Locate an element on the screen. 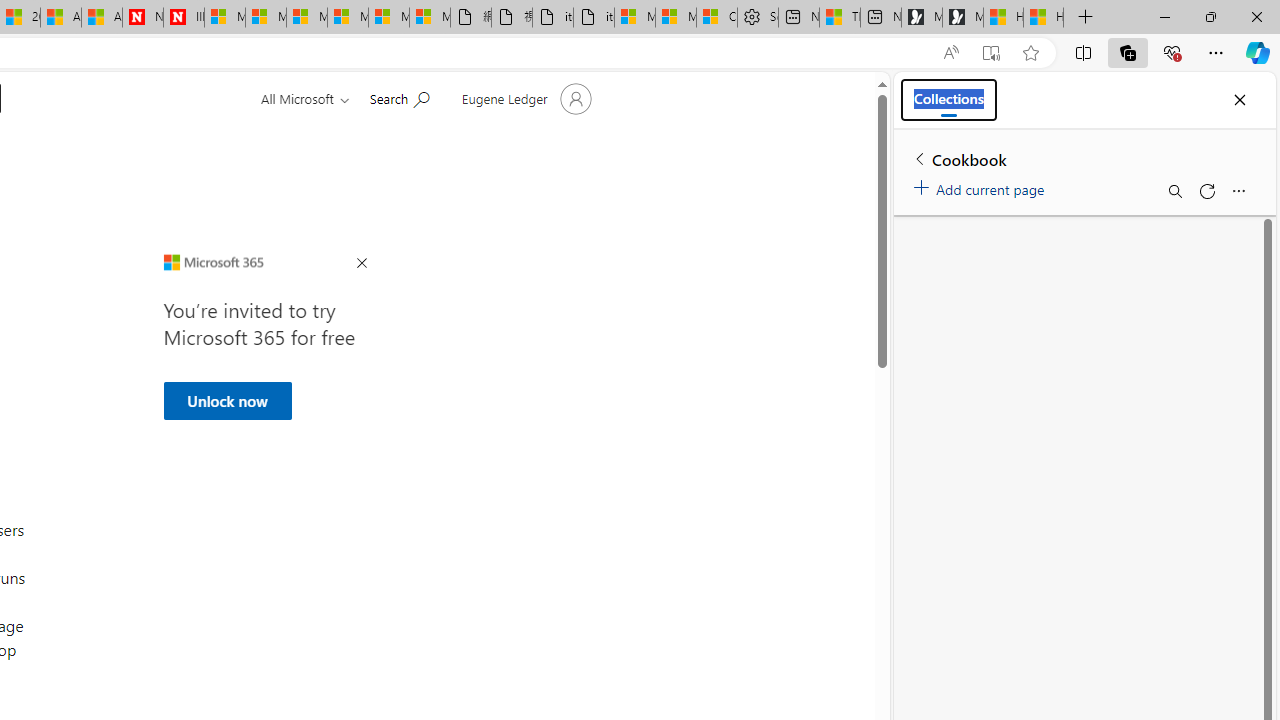  'Account manager for Eugene Ledger' is located at coordinates (524, 99).